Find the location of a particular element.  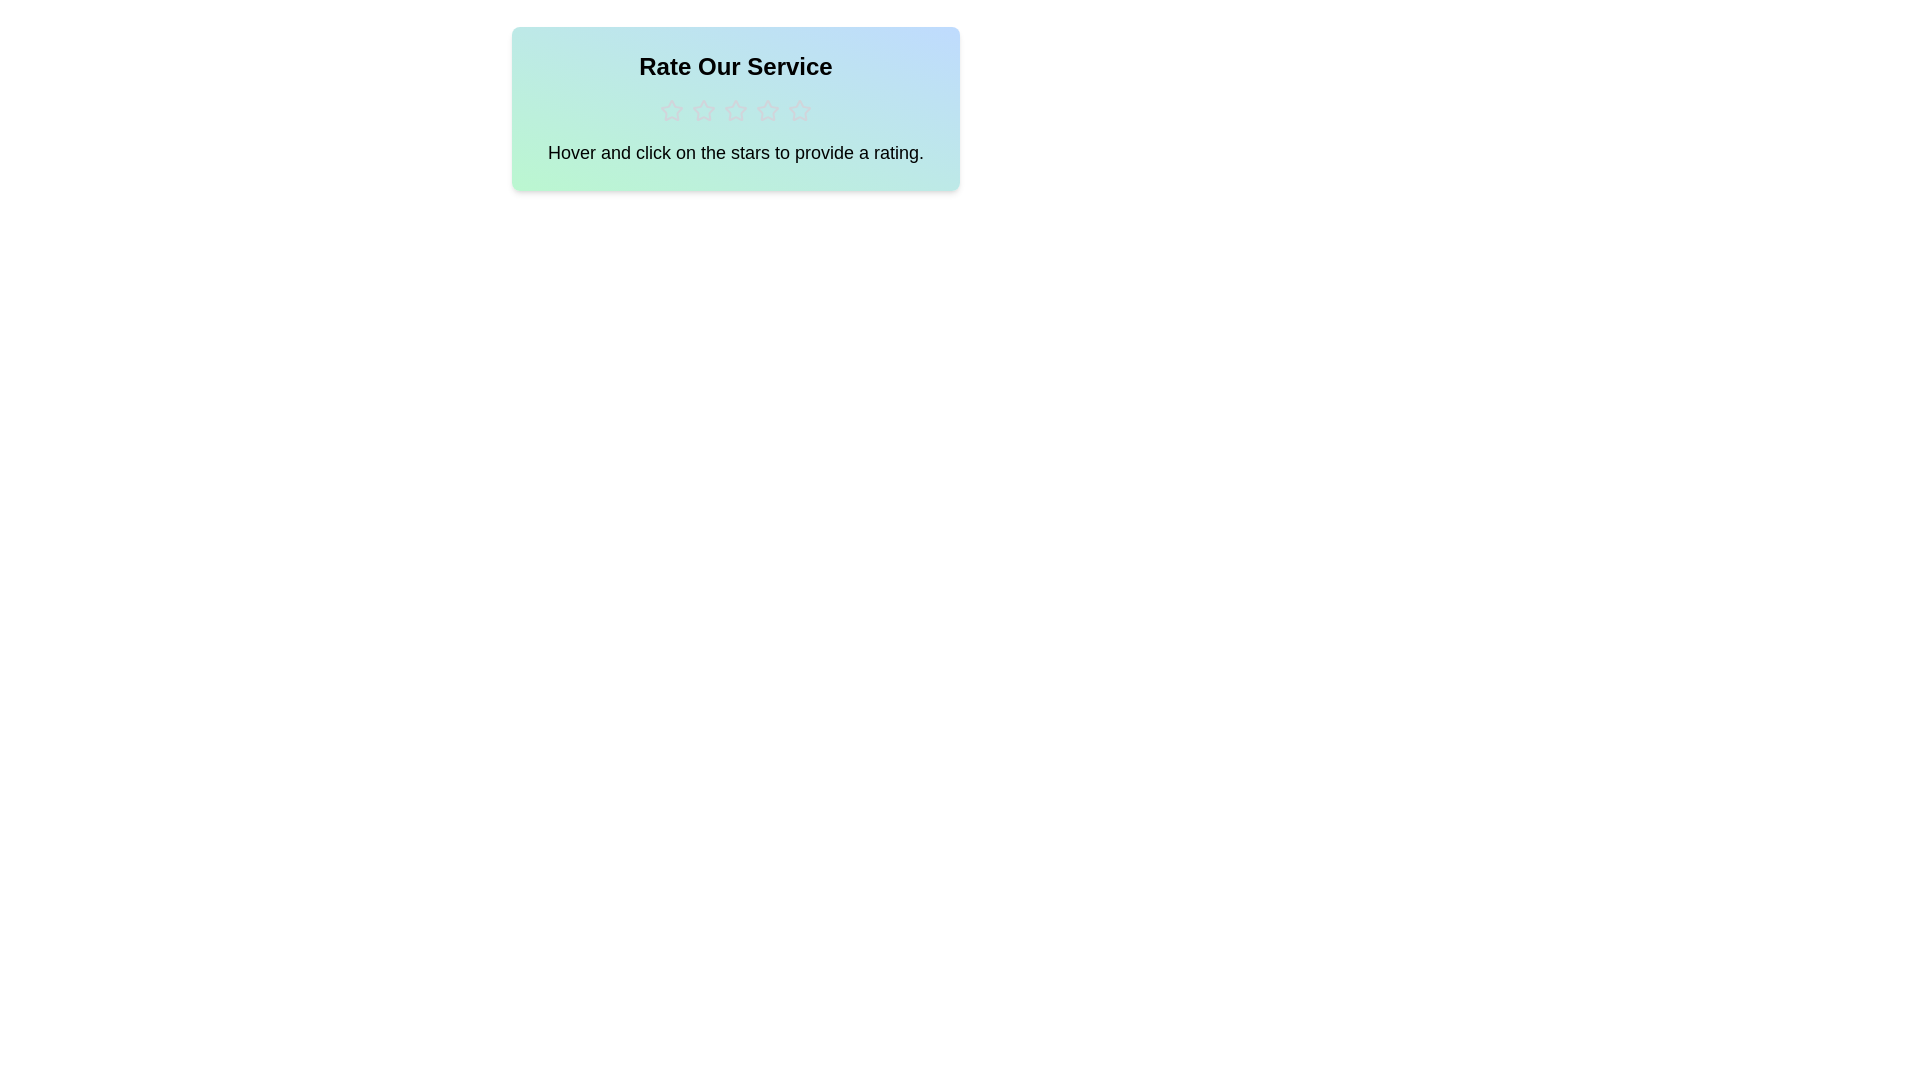

the star corresponding to 5 to preview the rating is located at coordinates (800, 111).